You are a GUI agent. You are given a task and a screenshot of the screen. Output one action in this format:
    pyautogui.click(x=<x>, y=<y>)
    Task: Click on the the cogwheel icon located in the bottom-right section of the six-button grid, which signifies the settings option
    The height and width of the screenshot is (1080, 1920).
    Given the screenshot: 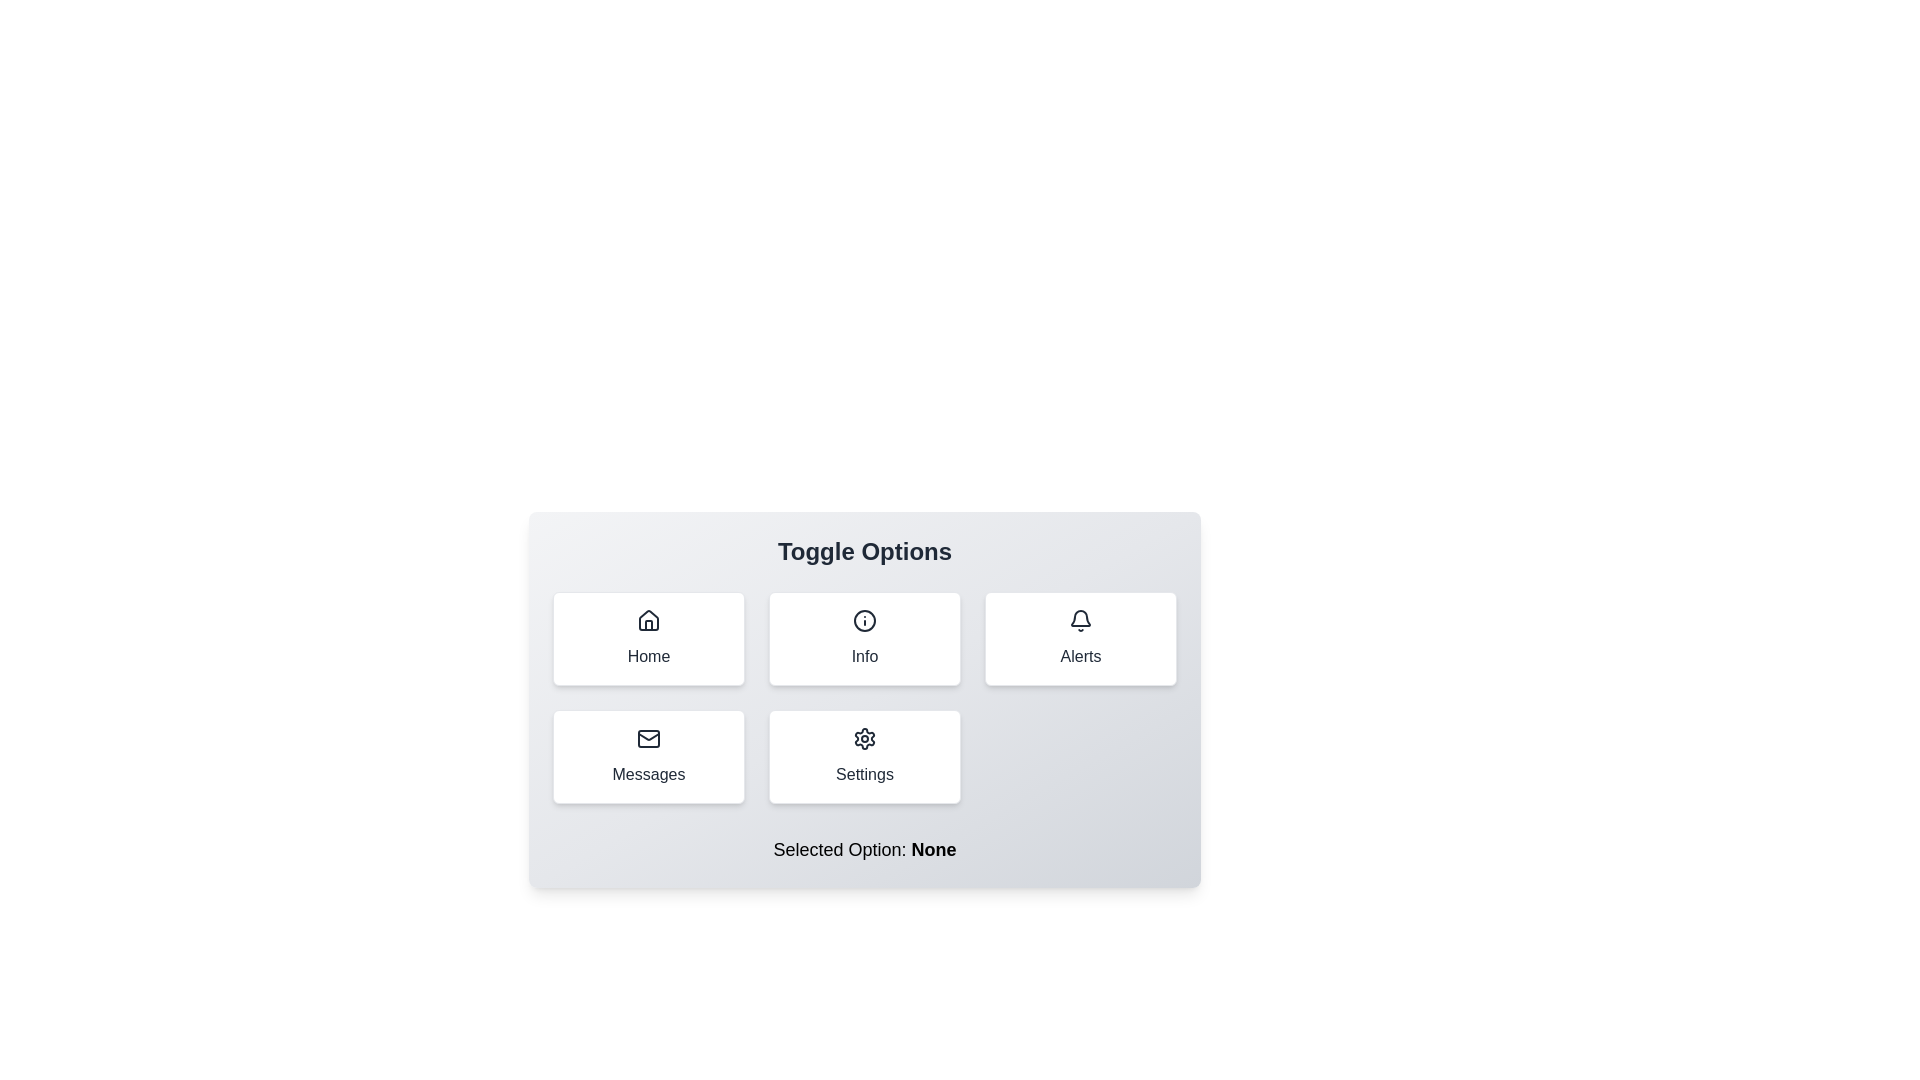 What is the action you would take?
    pyautogui.click(x=864, y=739)
    